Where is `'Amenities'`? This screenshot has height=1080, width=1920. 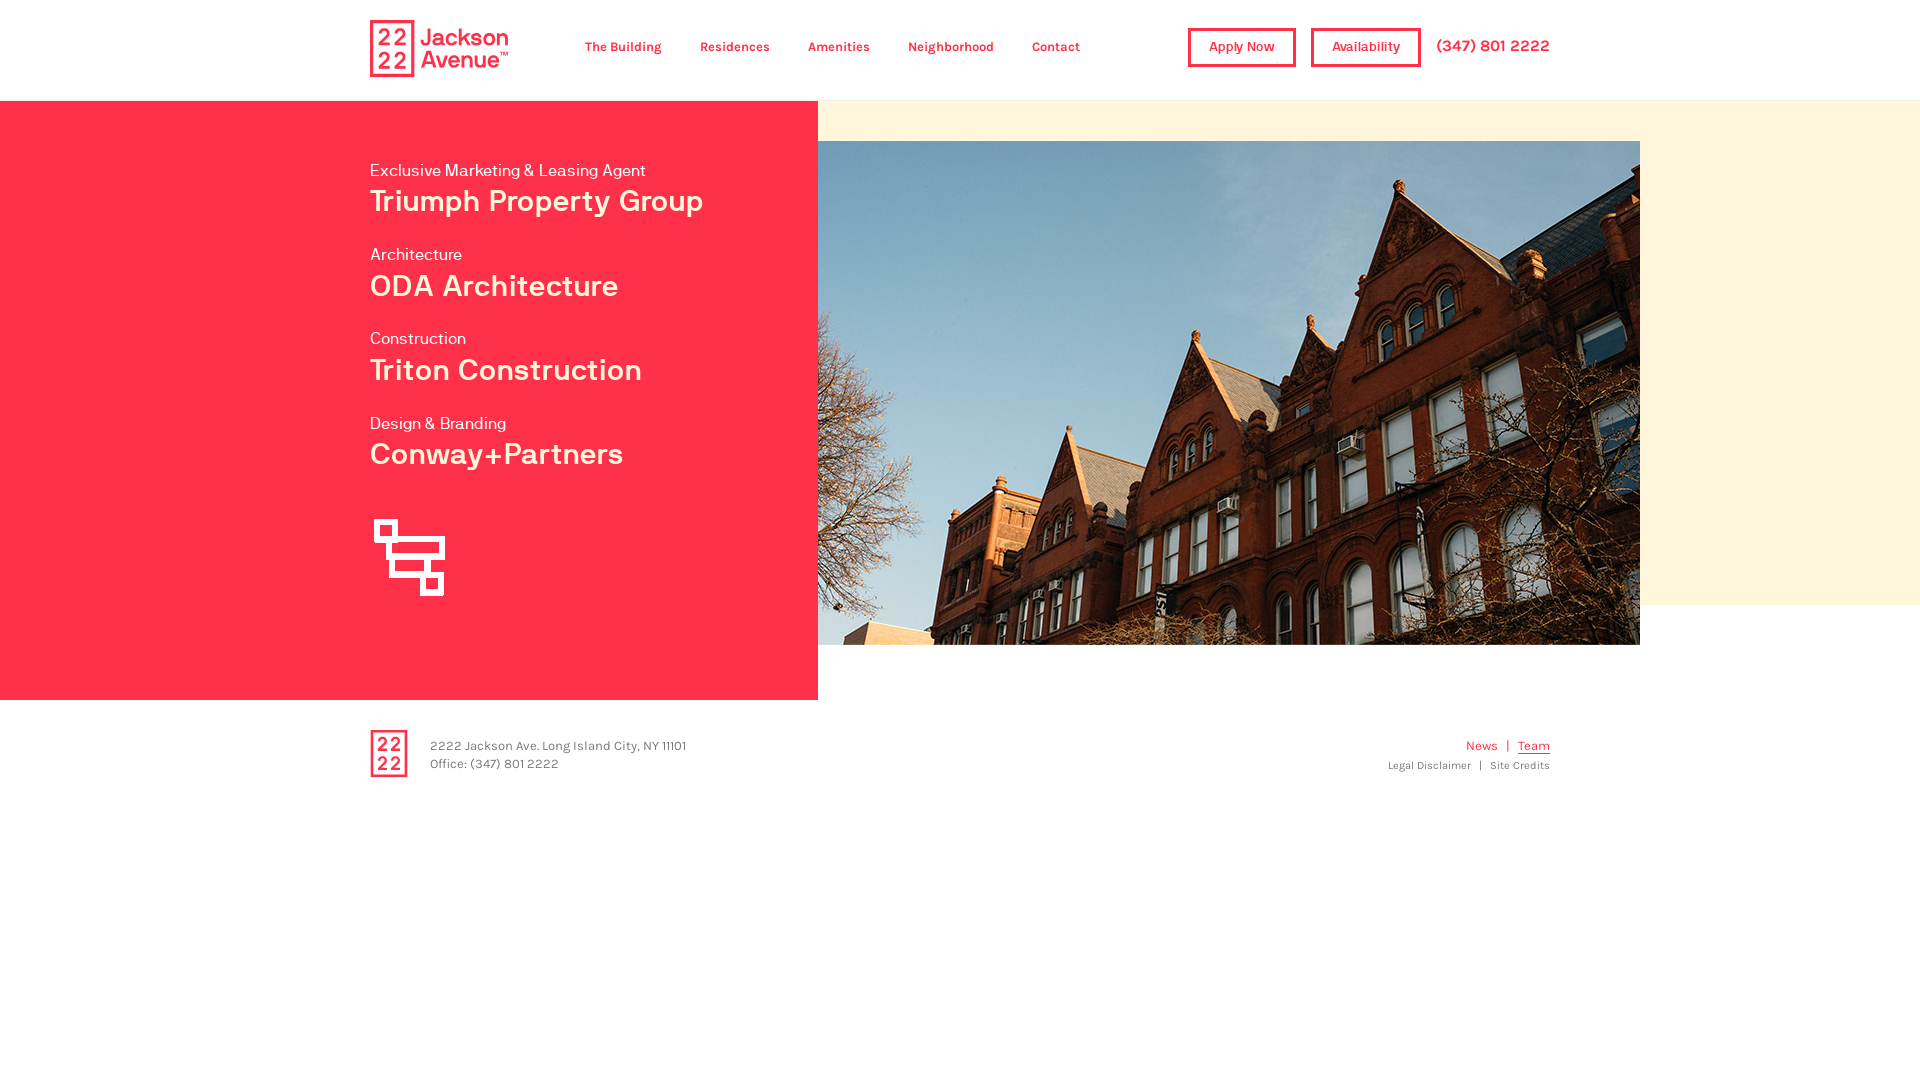
'Amenities' is located at coordinates (807, 45).